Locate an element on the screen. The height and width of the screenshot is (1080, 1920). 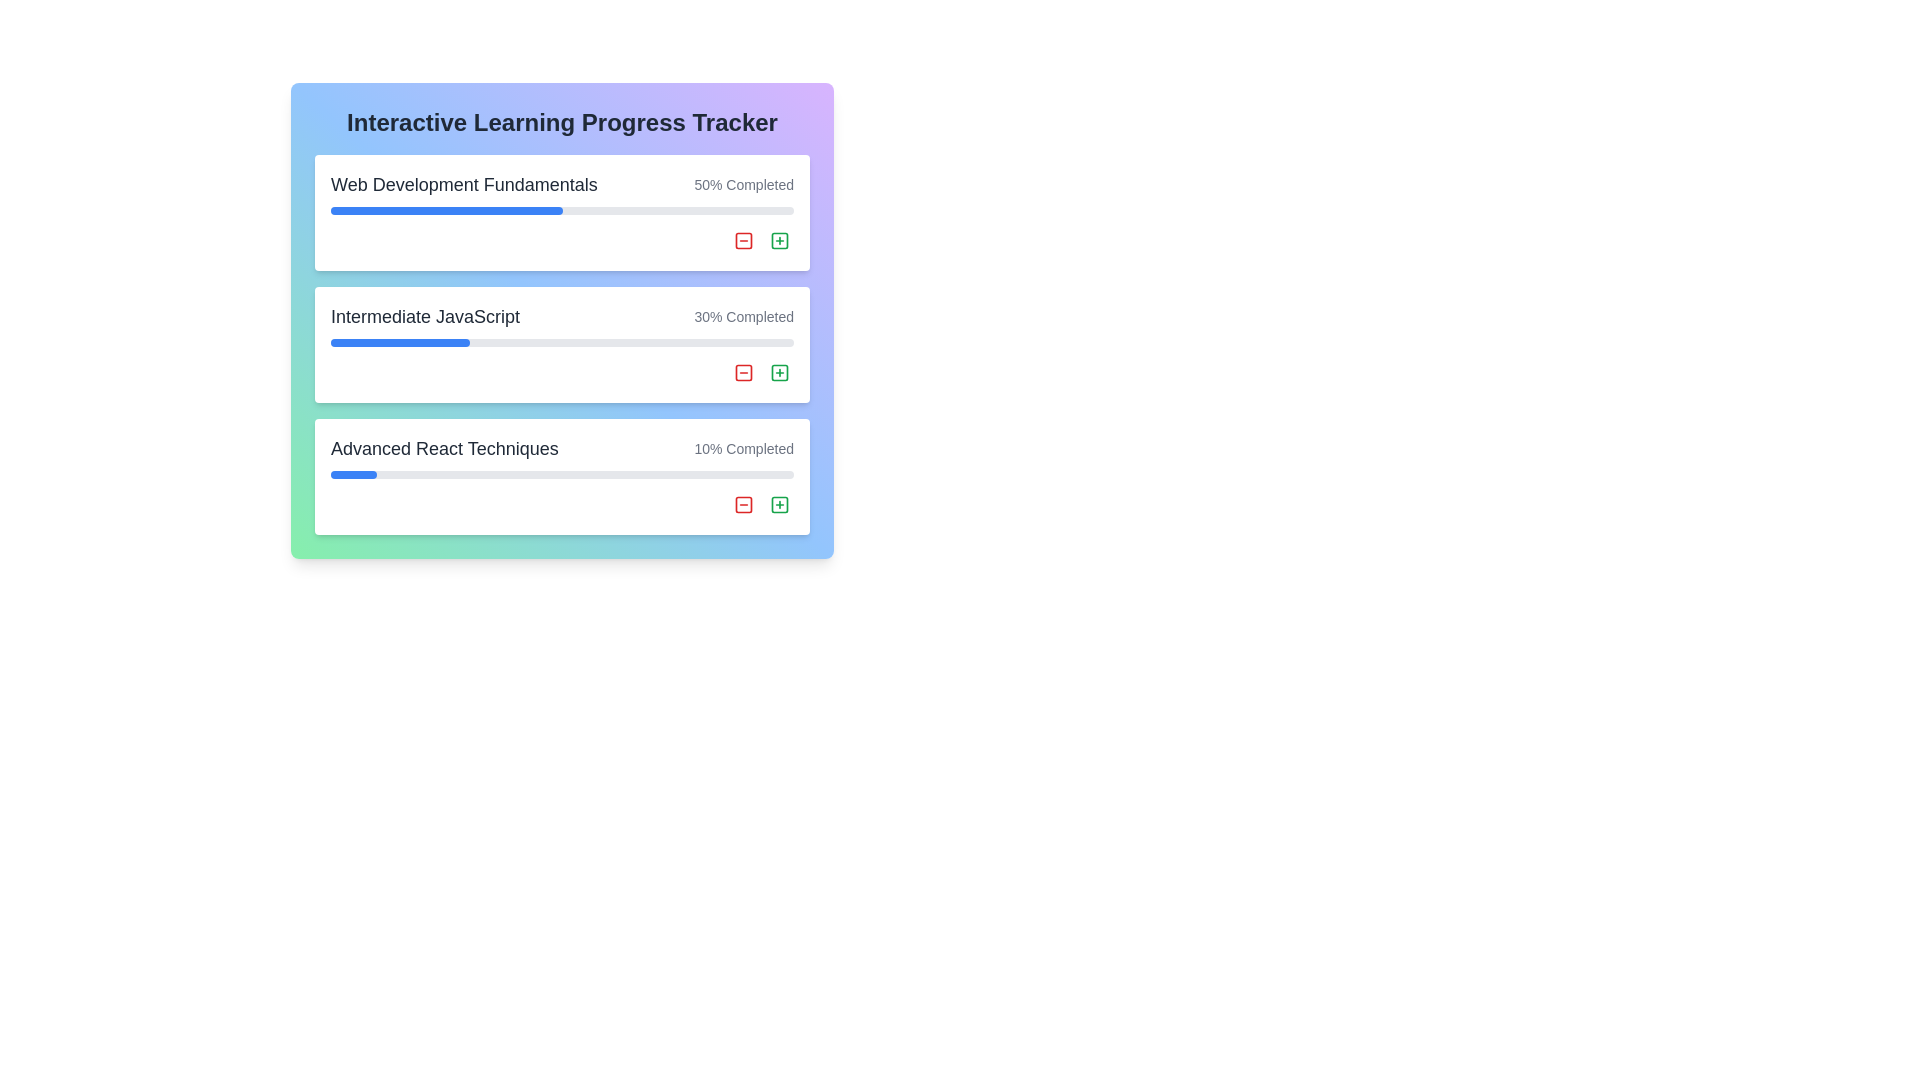
the decrement button located at the bottom-right corner of the 'Advanced React Techniques' section is located at coordinates (743, 504).